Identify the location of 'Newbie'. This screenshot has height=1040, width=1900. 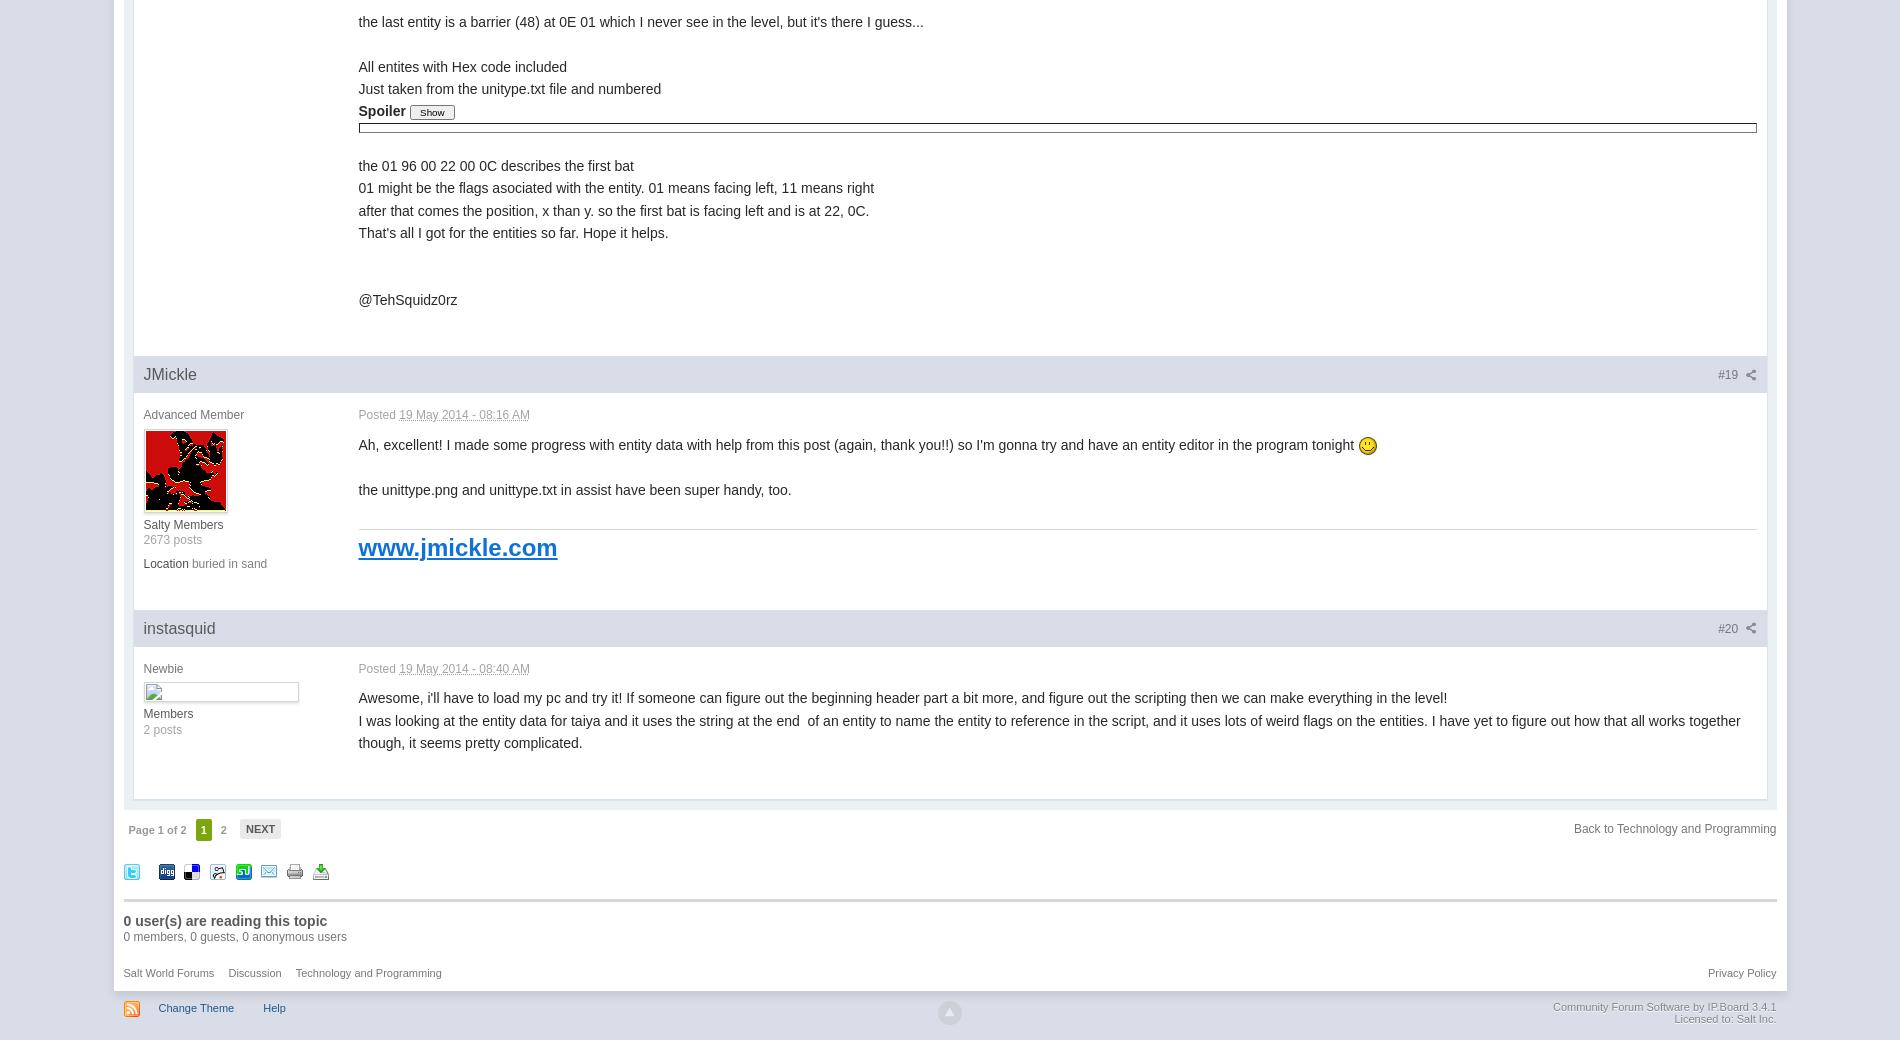
(163, 667).